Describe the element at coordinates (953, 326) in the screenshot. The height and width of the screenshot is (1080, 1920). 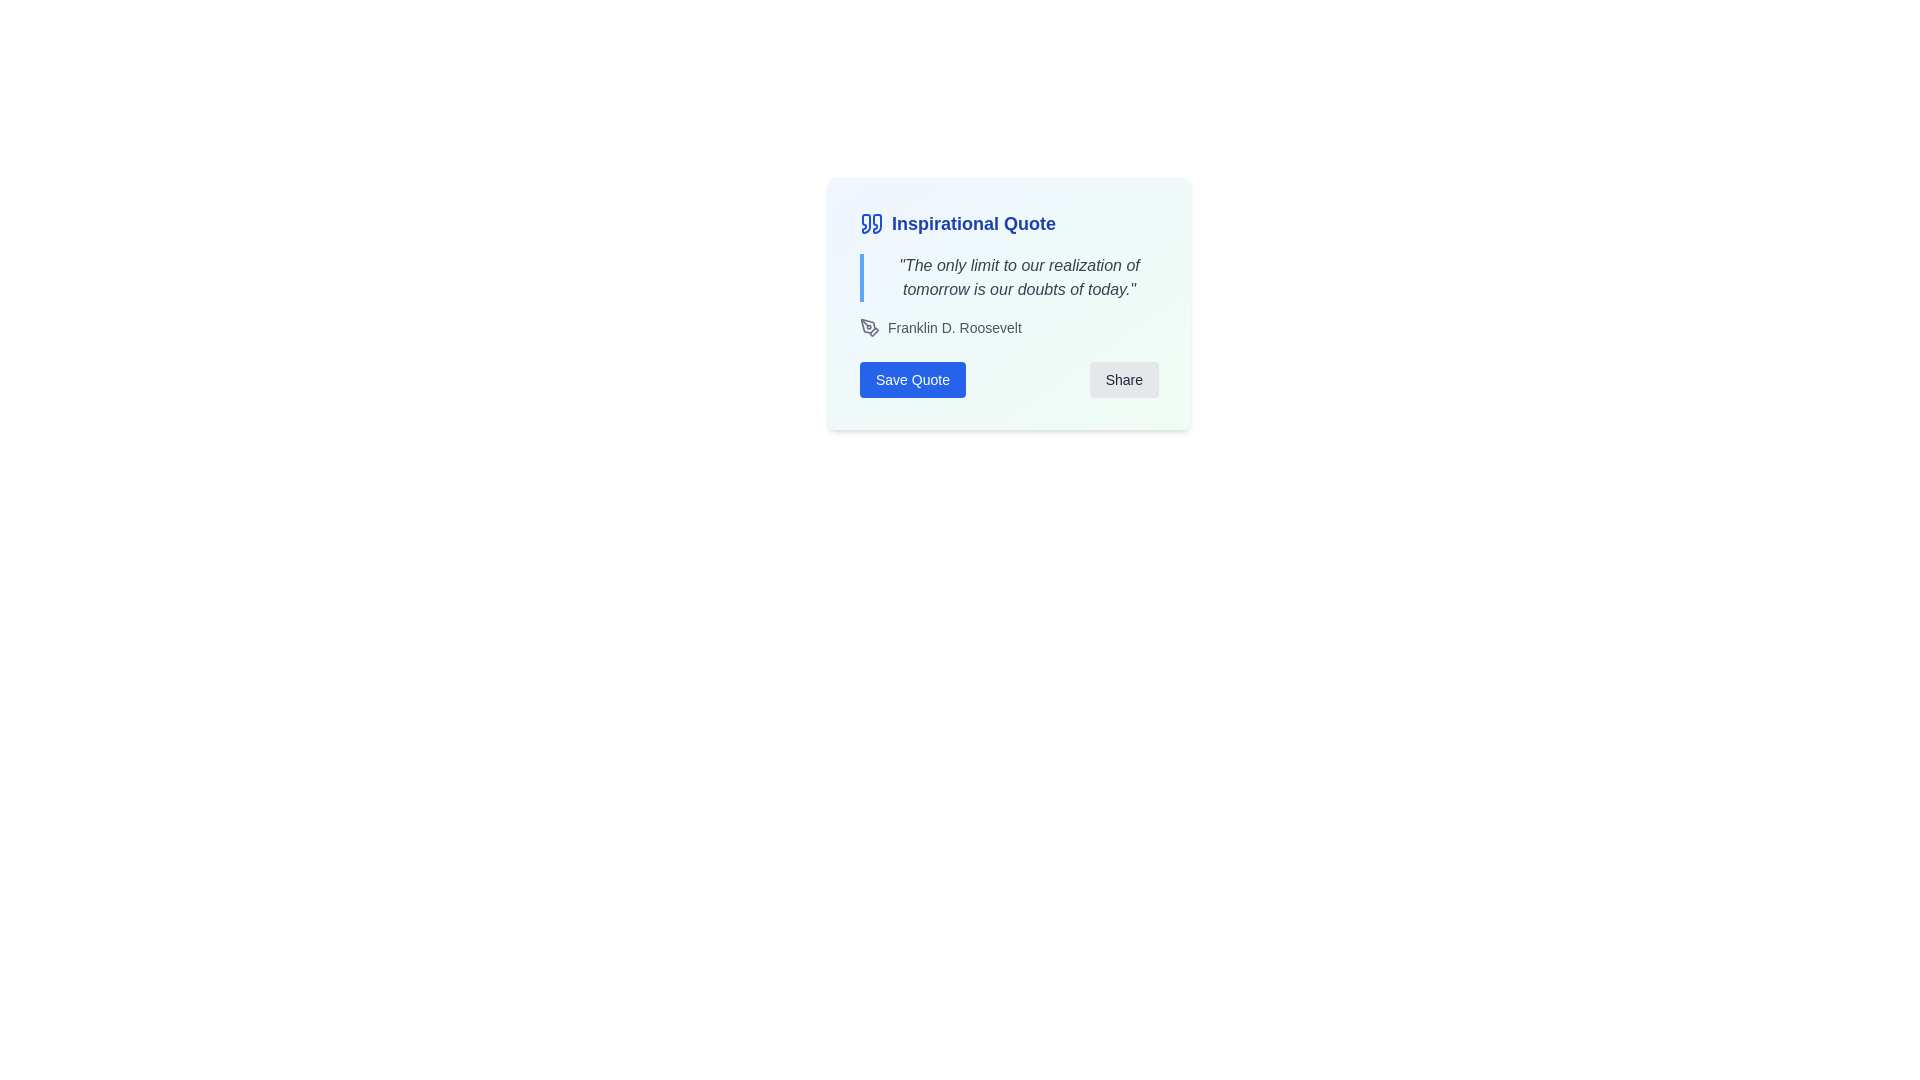
I see `the text label displaying 'Franklin D. Roosevelt', which is styled with a small-sized, gray font and positioned in the bottom-left area of the card` at that location.